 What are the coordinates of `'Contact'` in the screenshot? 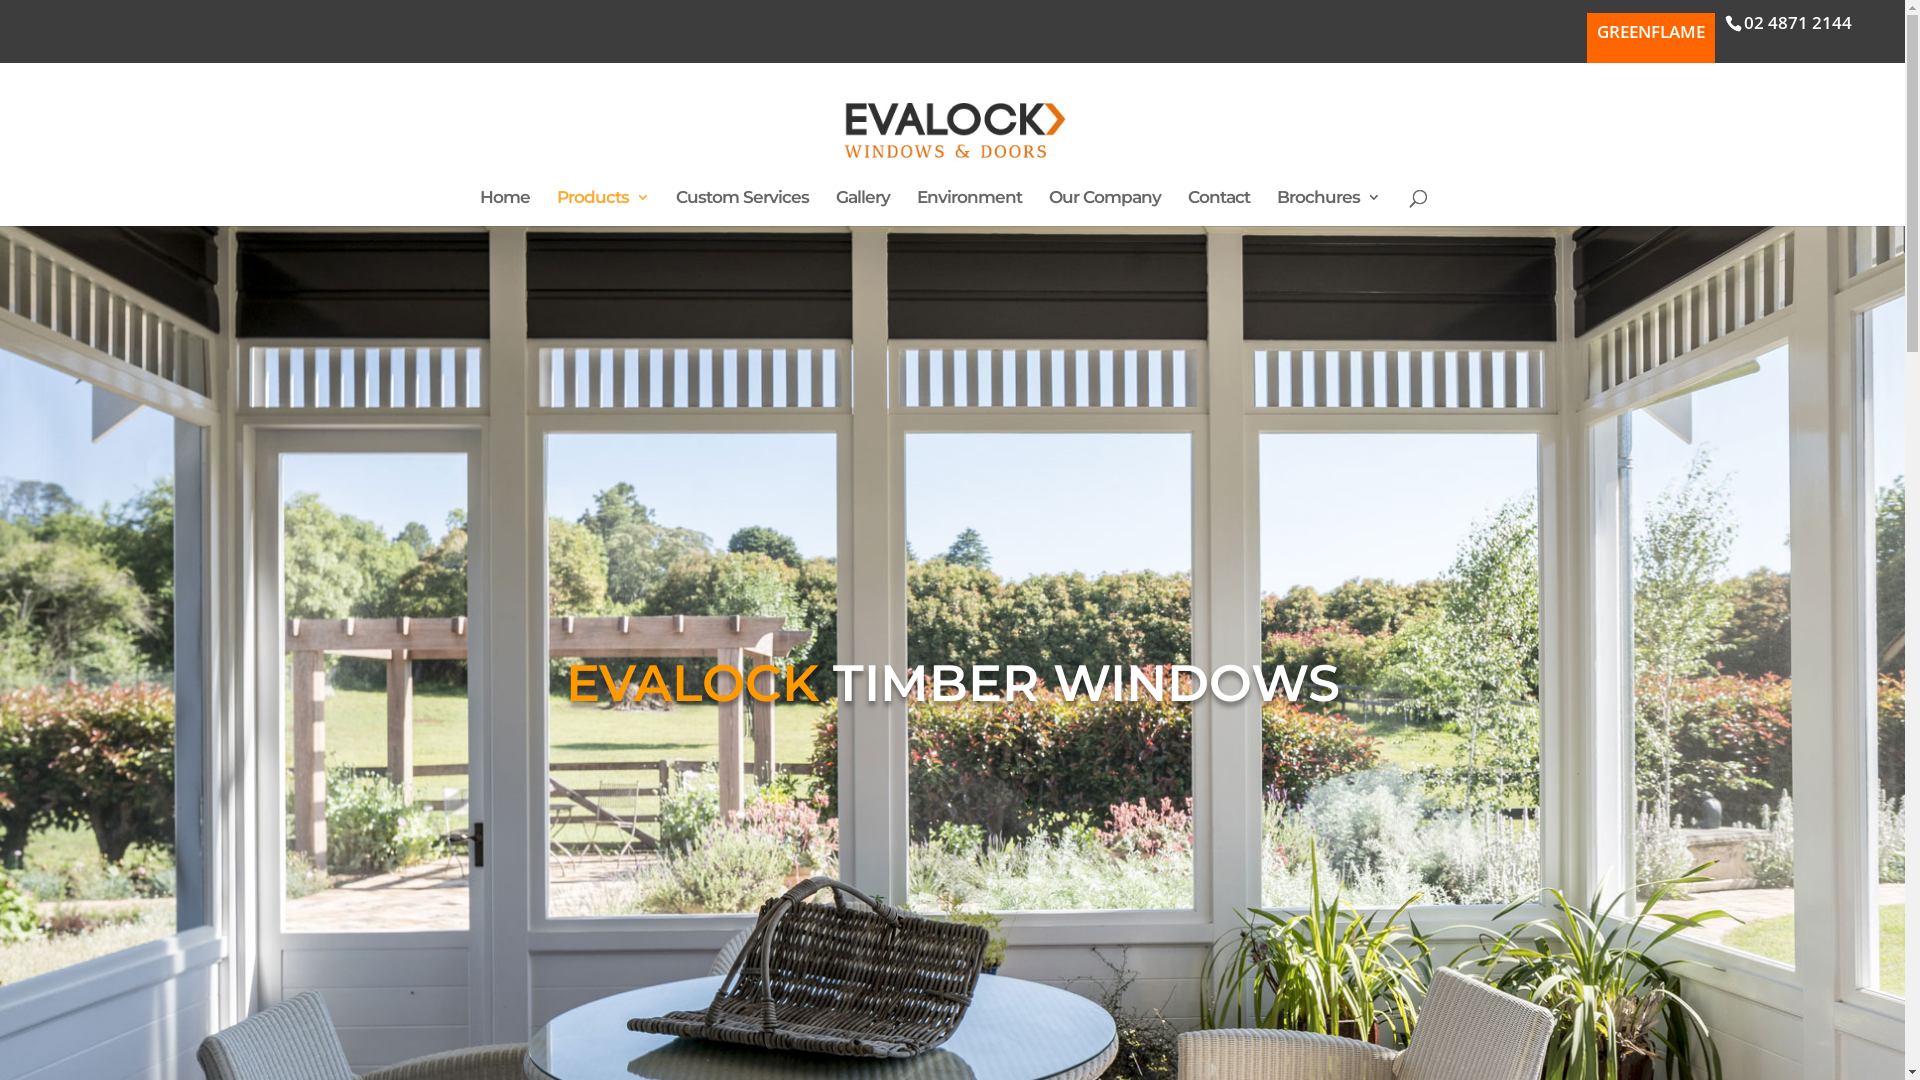 It's located at (1218, 208).